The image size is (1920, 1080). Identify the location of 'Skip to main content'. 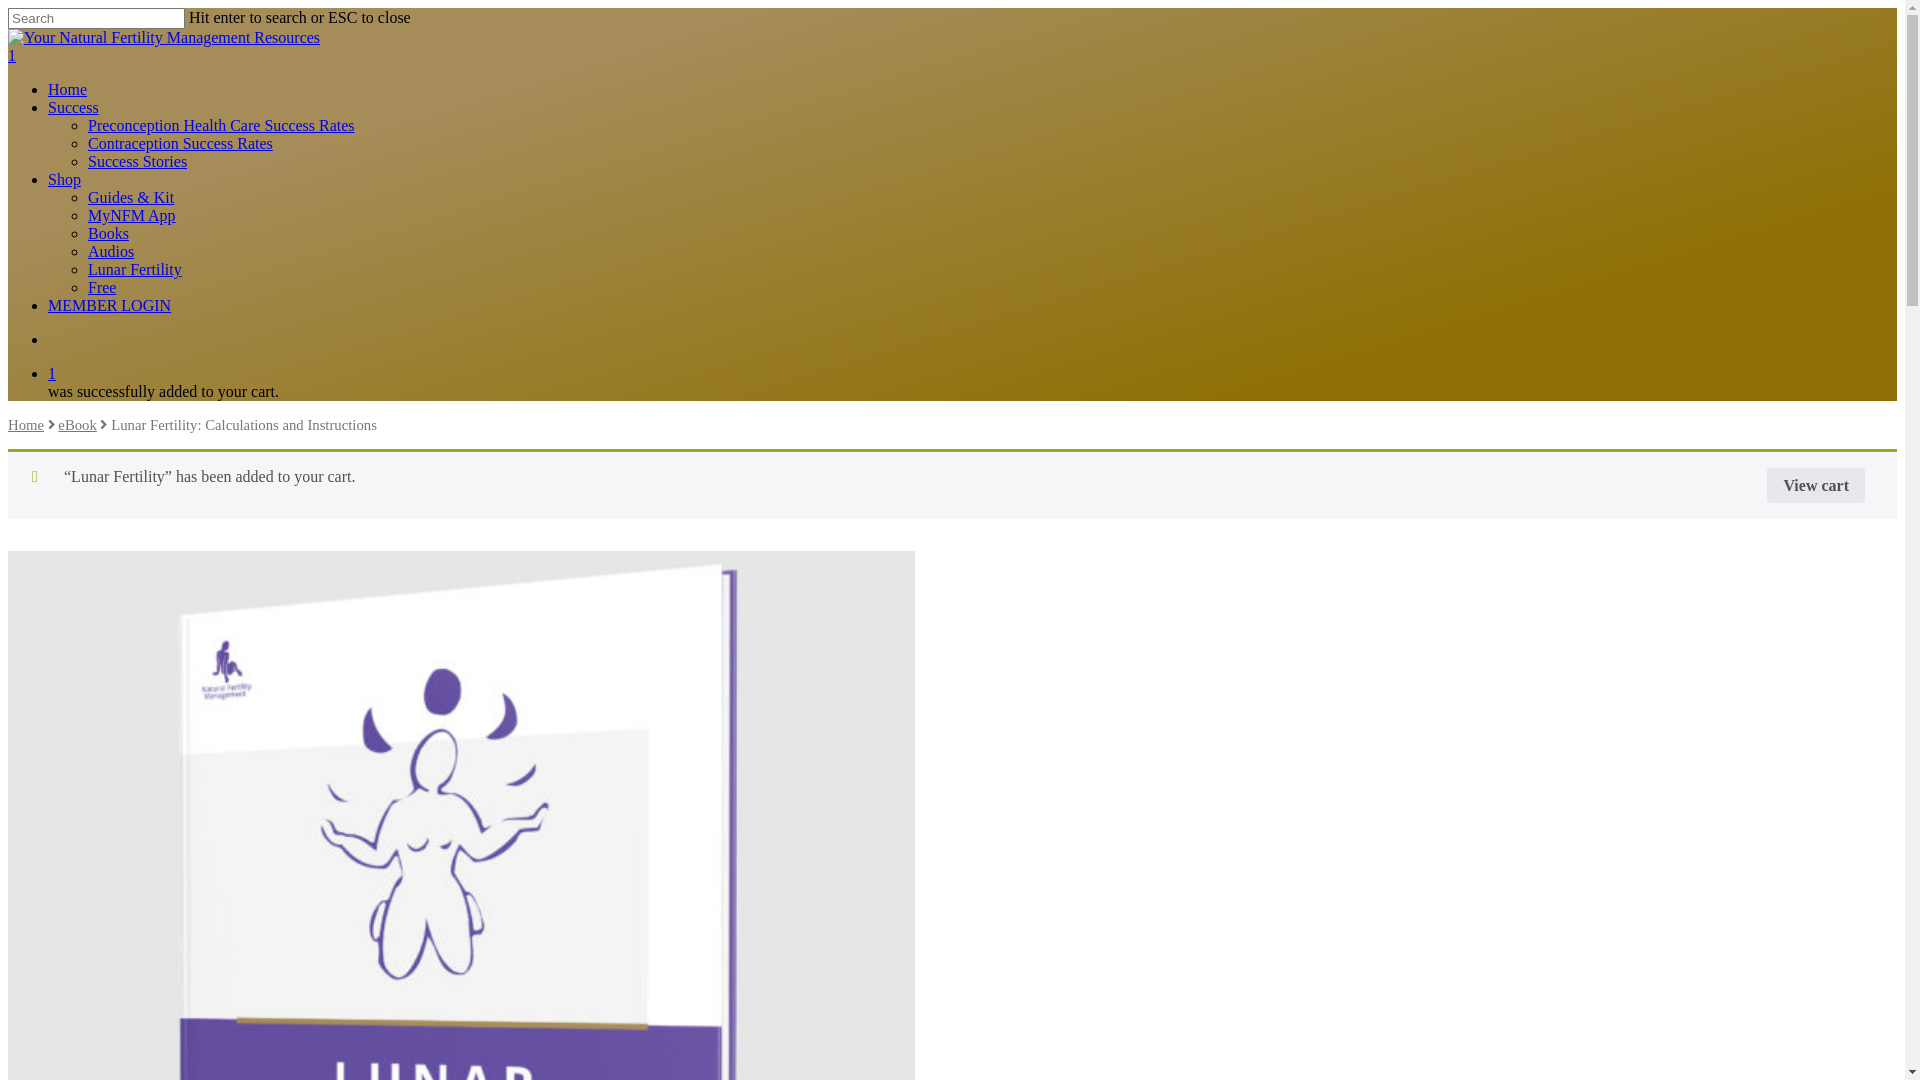
(7, 7).